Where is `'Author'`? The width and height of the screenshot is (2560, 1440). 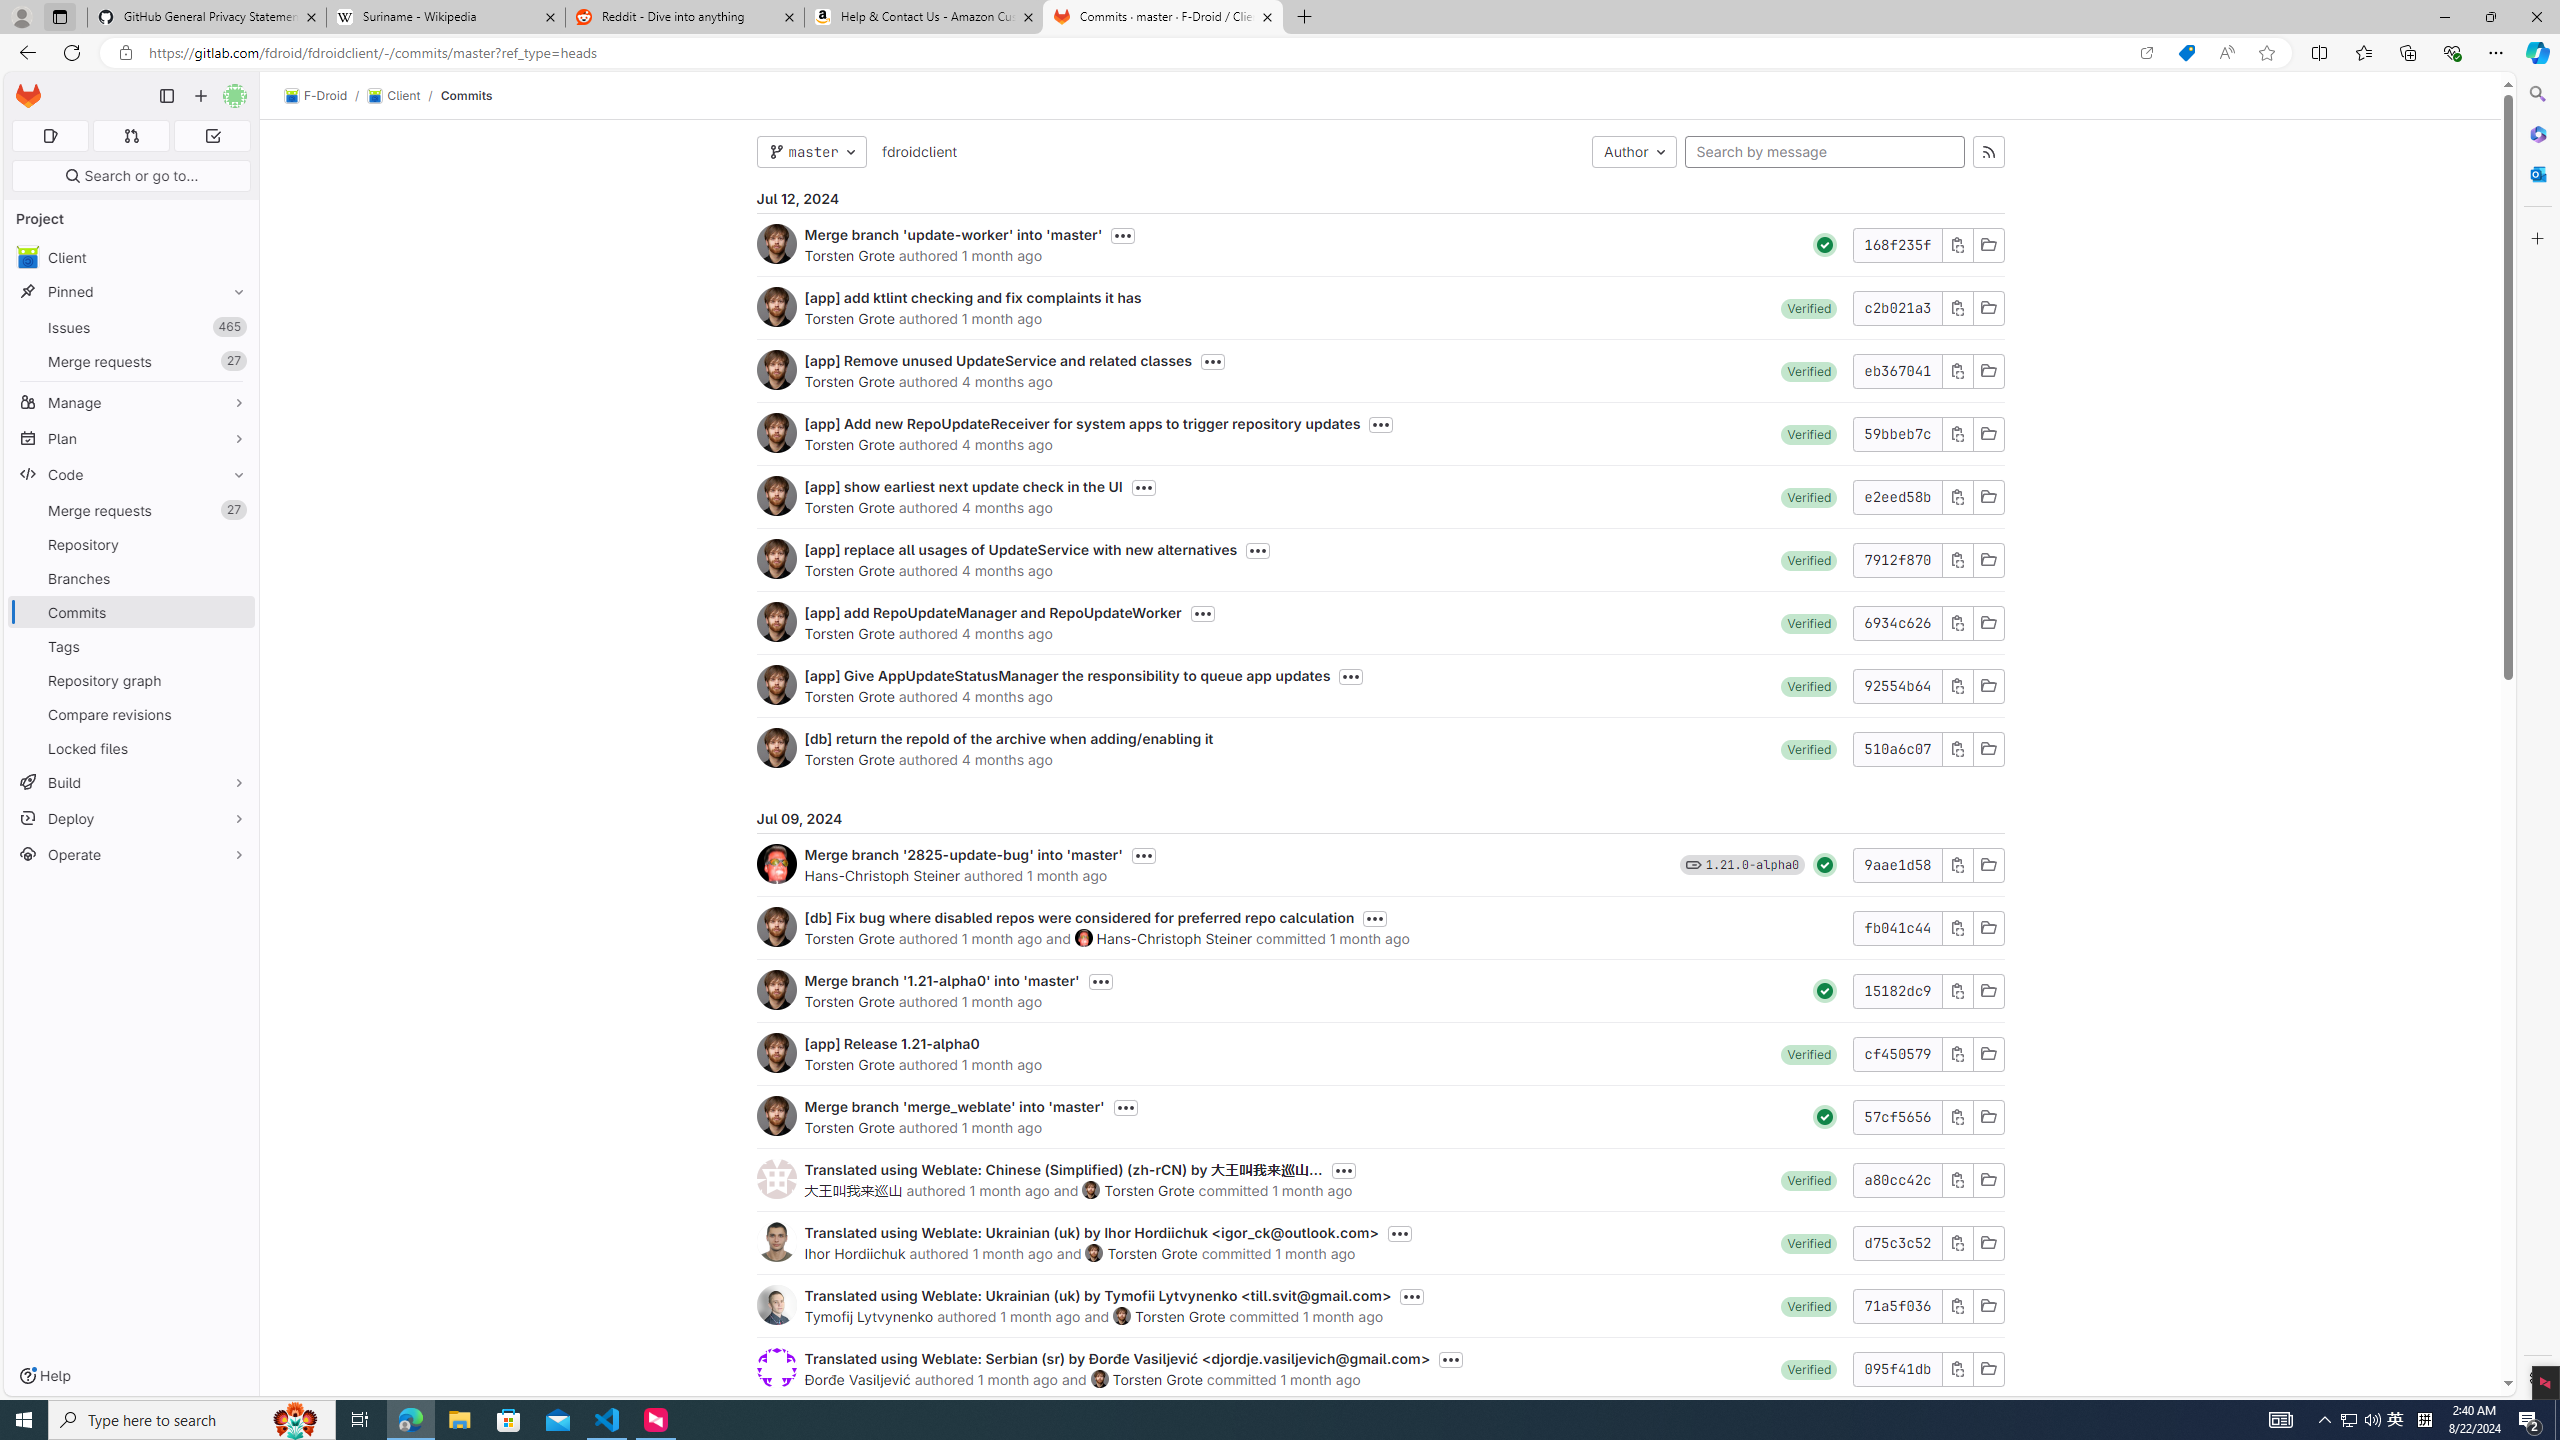 'Author' is located at coordinates (1634, 150).